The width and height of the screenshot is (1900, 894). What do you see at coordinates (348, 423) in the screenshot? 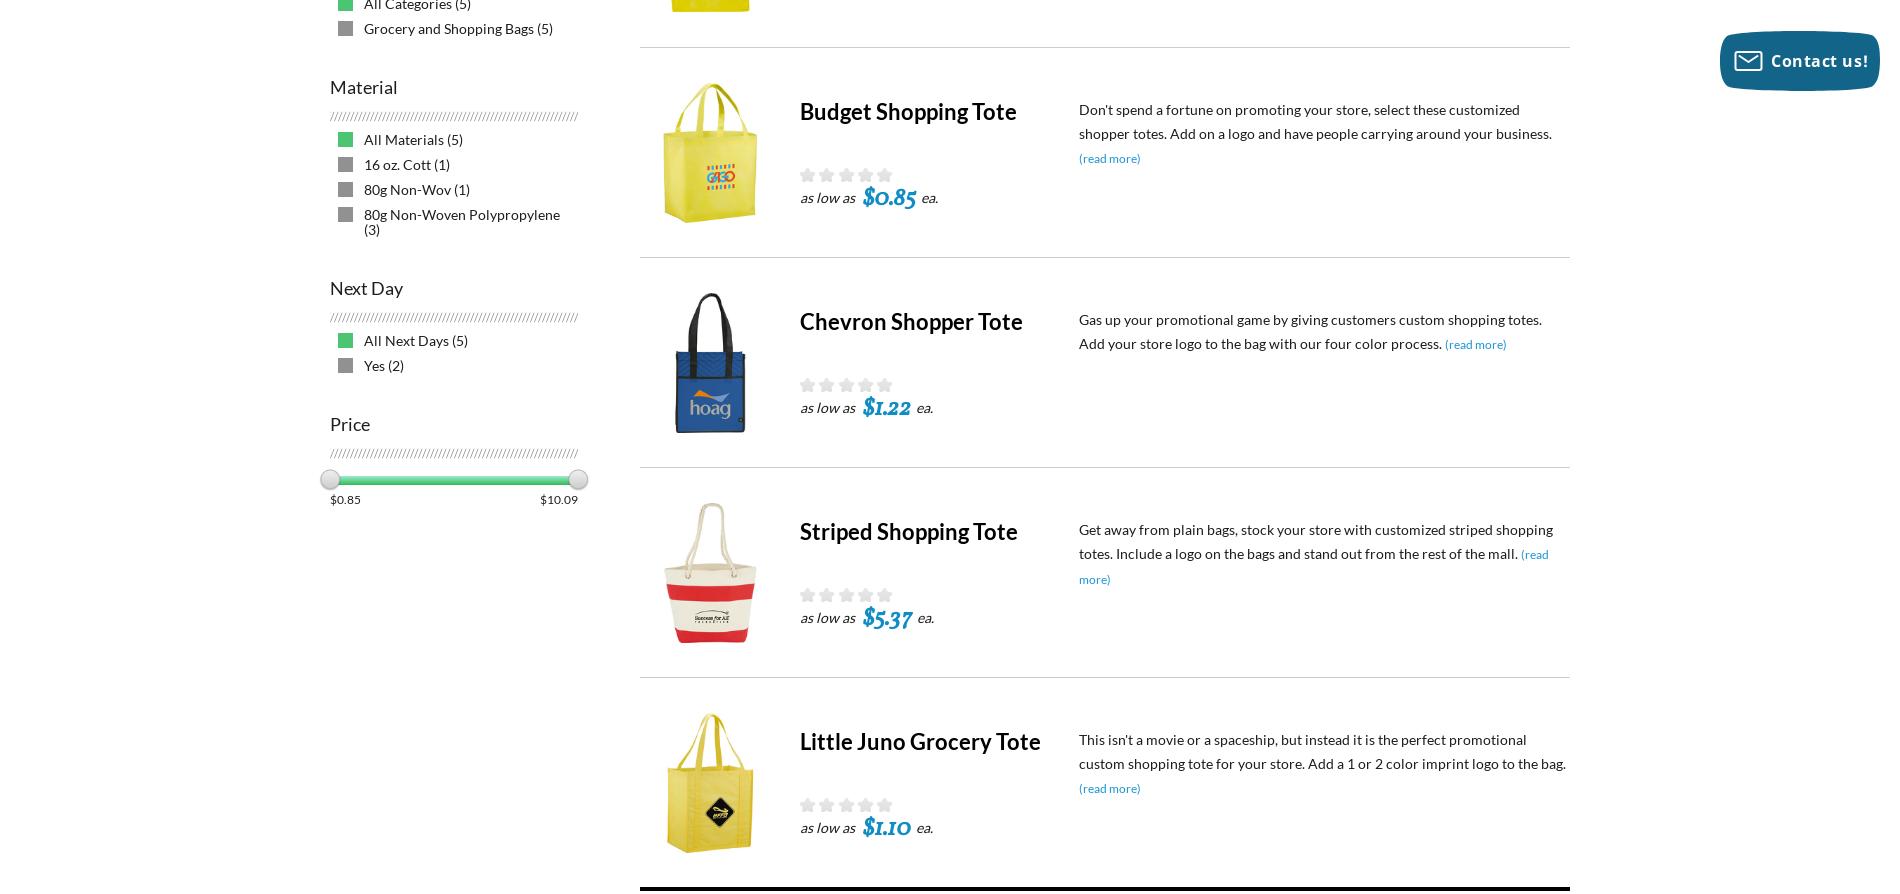
I see `'Price'` at bounding box center [348, 423].